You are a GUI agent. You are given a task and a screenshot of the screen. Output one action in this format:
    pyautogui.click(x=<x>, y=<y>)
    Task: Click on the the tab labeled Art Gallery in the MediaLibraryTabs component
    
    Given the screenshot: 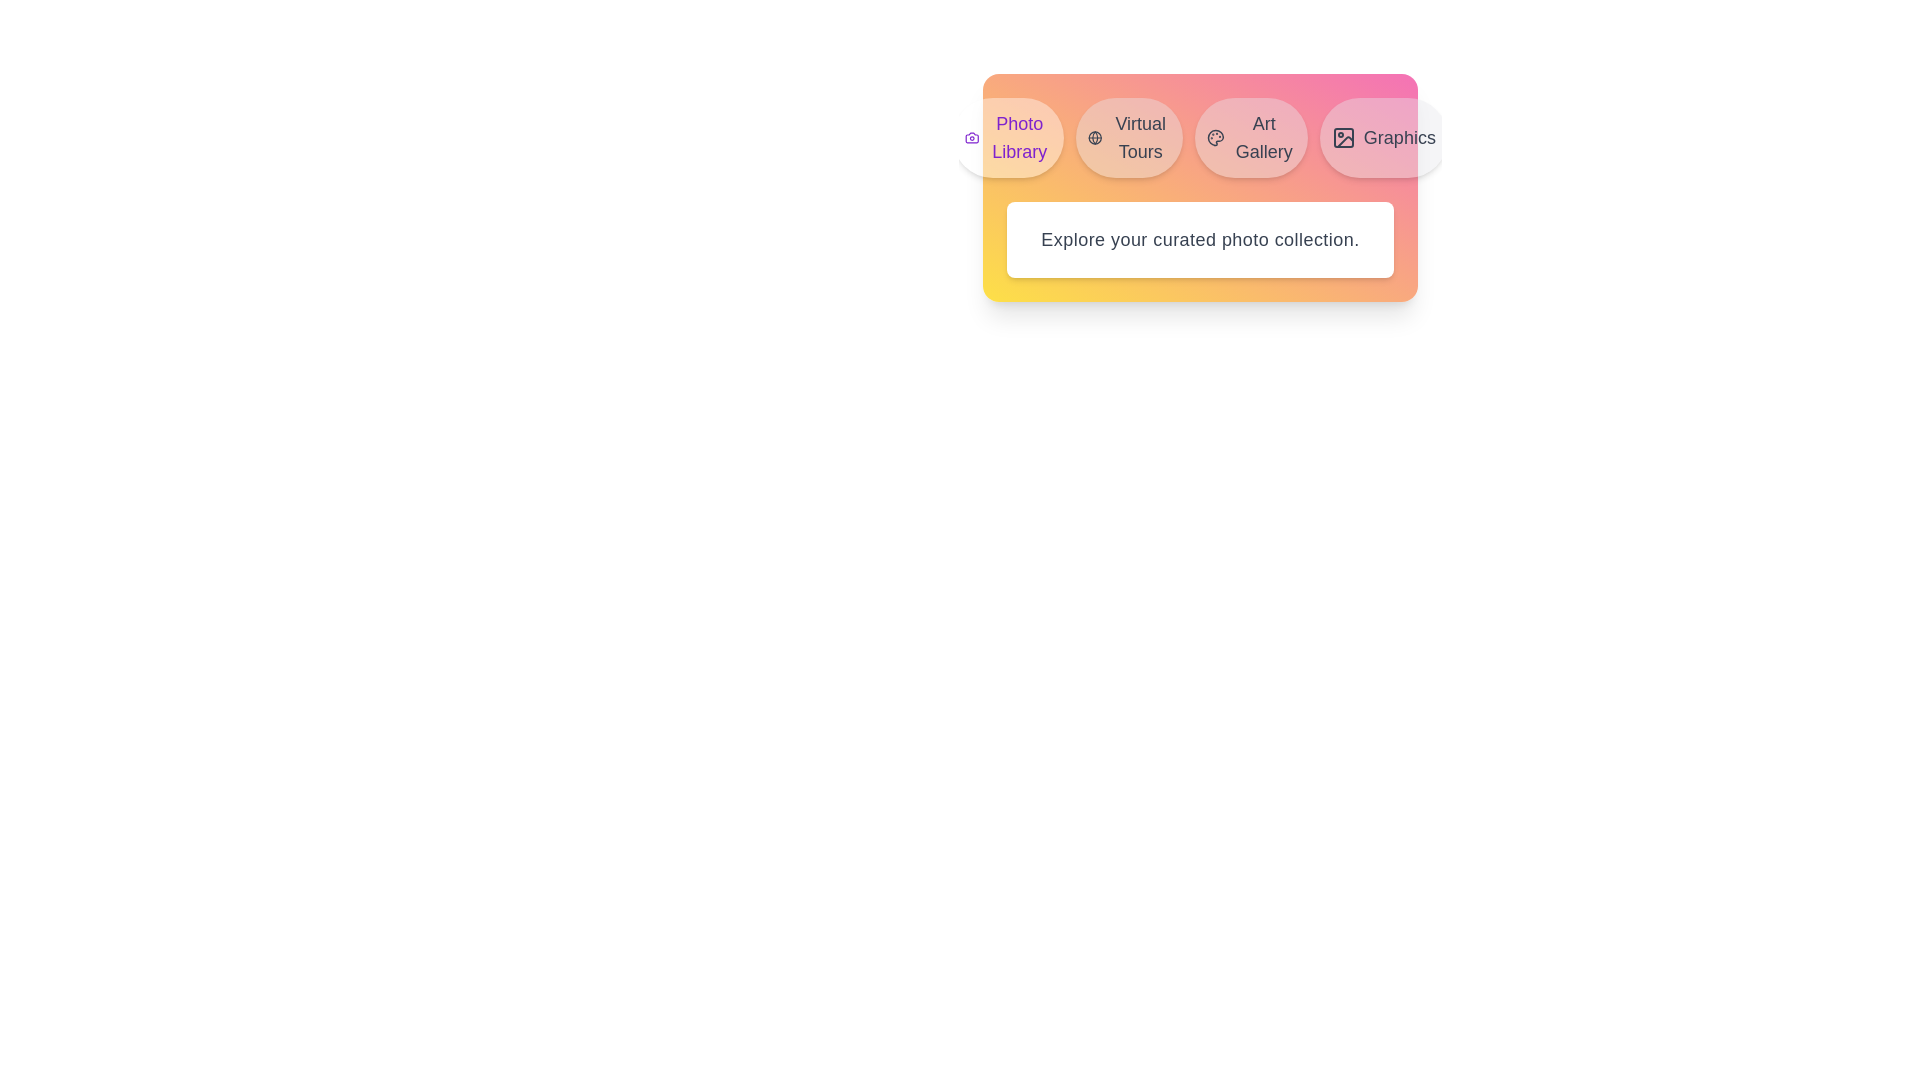 What is the action you would take?
    pyautogui.click(x=1250, y=137)
    